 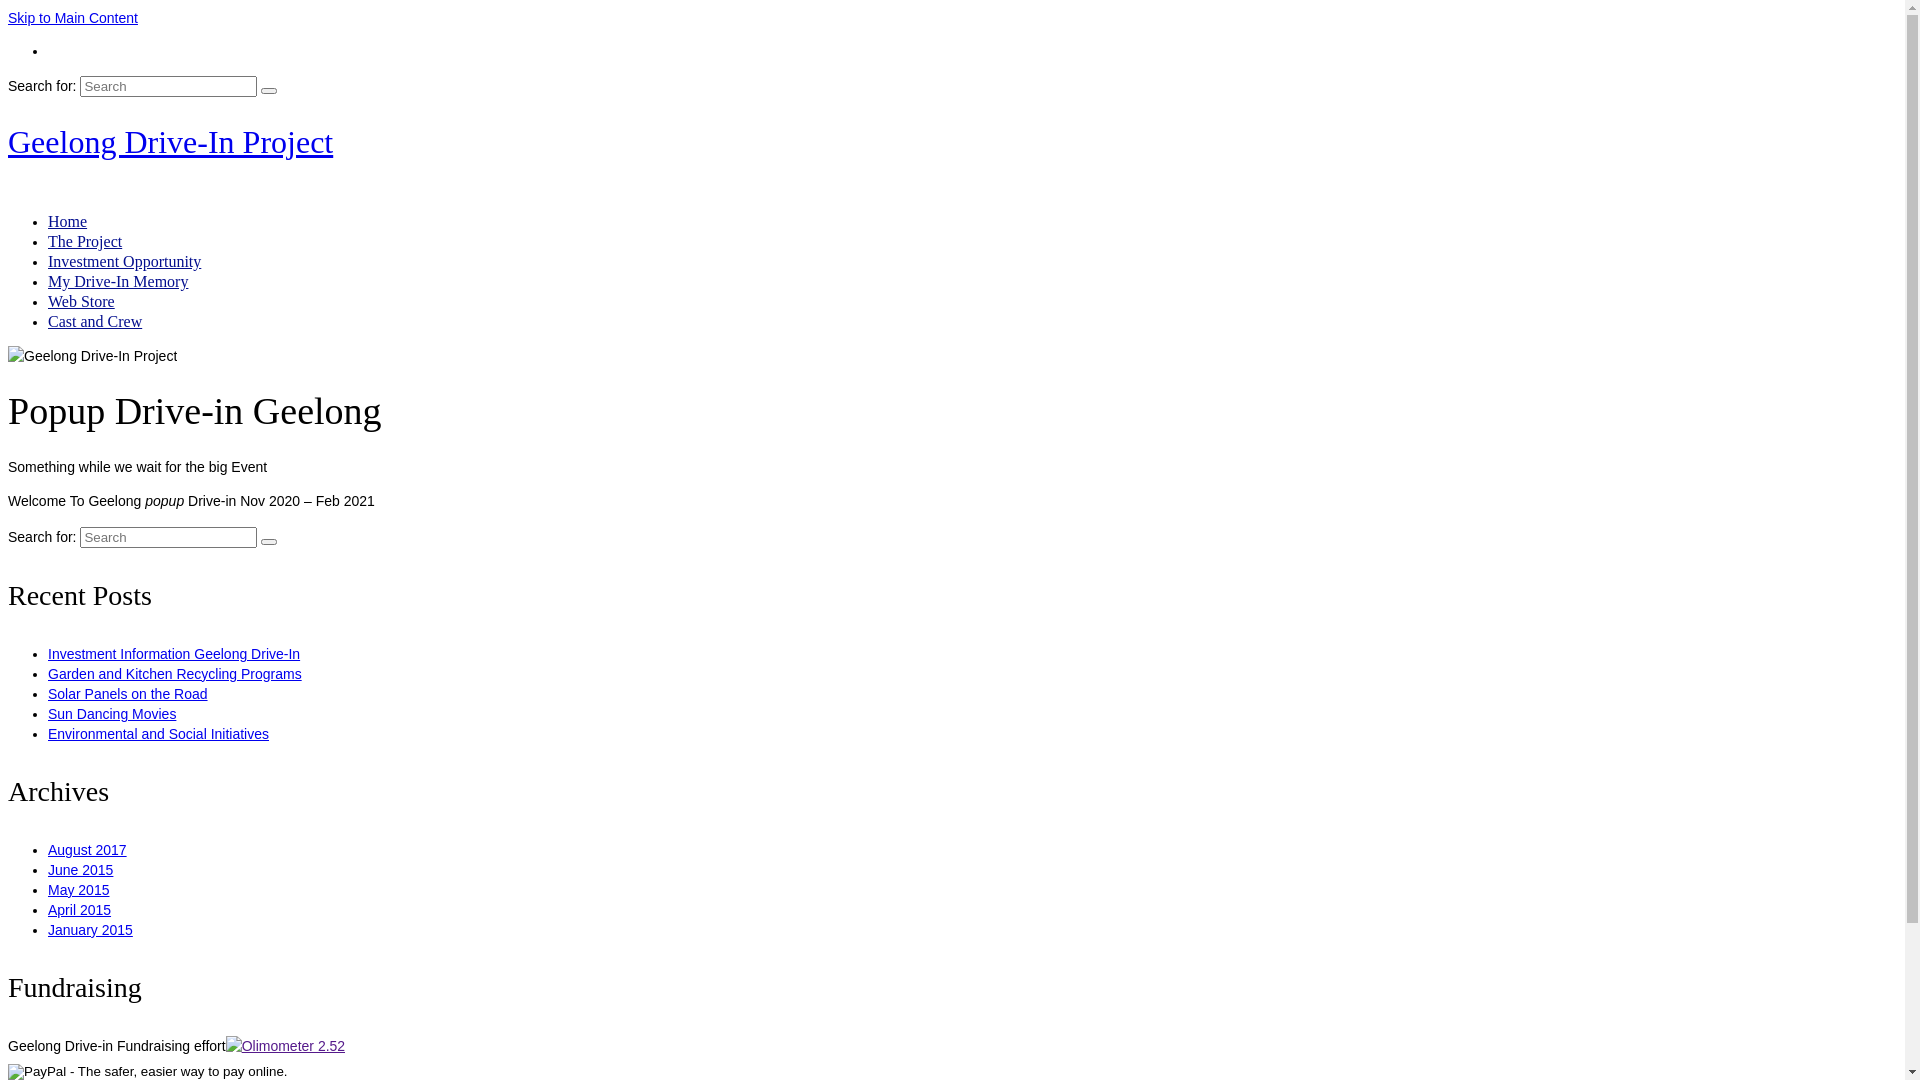 What do you see at coordinates (86, 849) in the screenshot?
I see `'August 2017'` at bounding box center [86, 849].